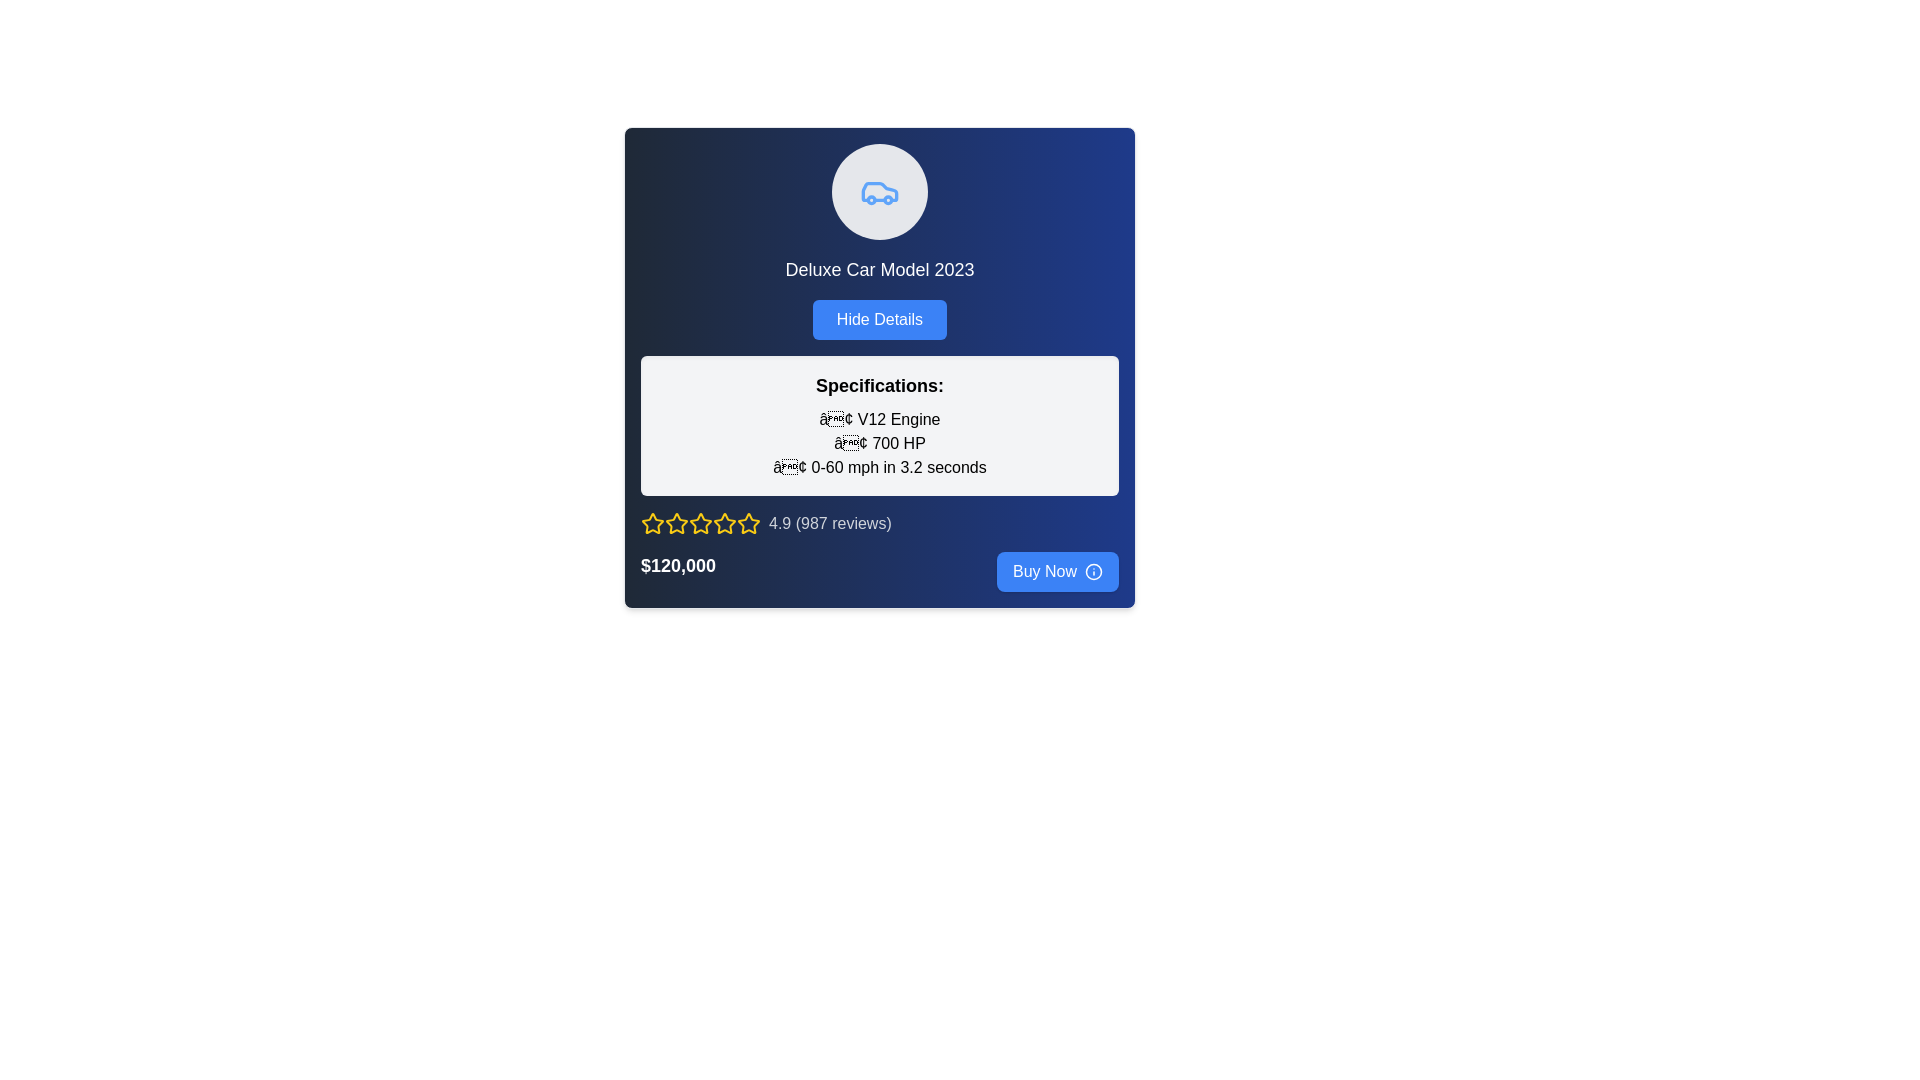  Describe the element at coordinates (1093, 571) in the screenshot. I see `the decorative icon located at the right side of the Buy Now button in the card's footer area, which serves to denote additional information or confirmation` at that location.